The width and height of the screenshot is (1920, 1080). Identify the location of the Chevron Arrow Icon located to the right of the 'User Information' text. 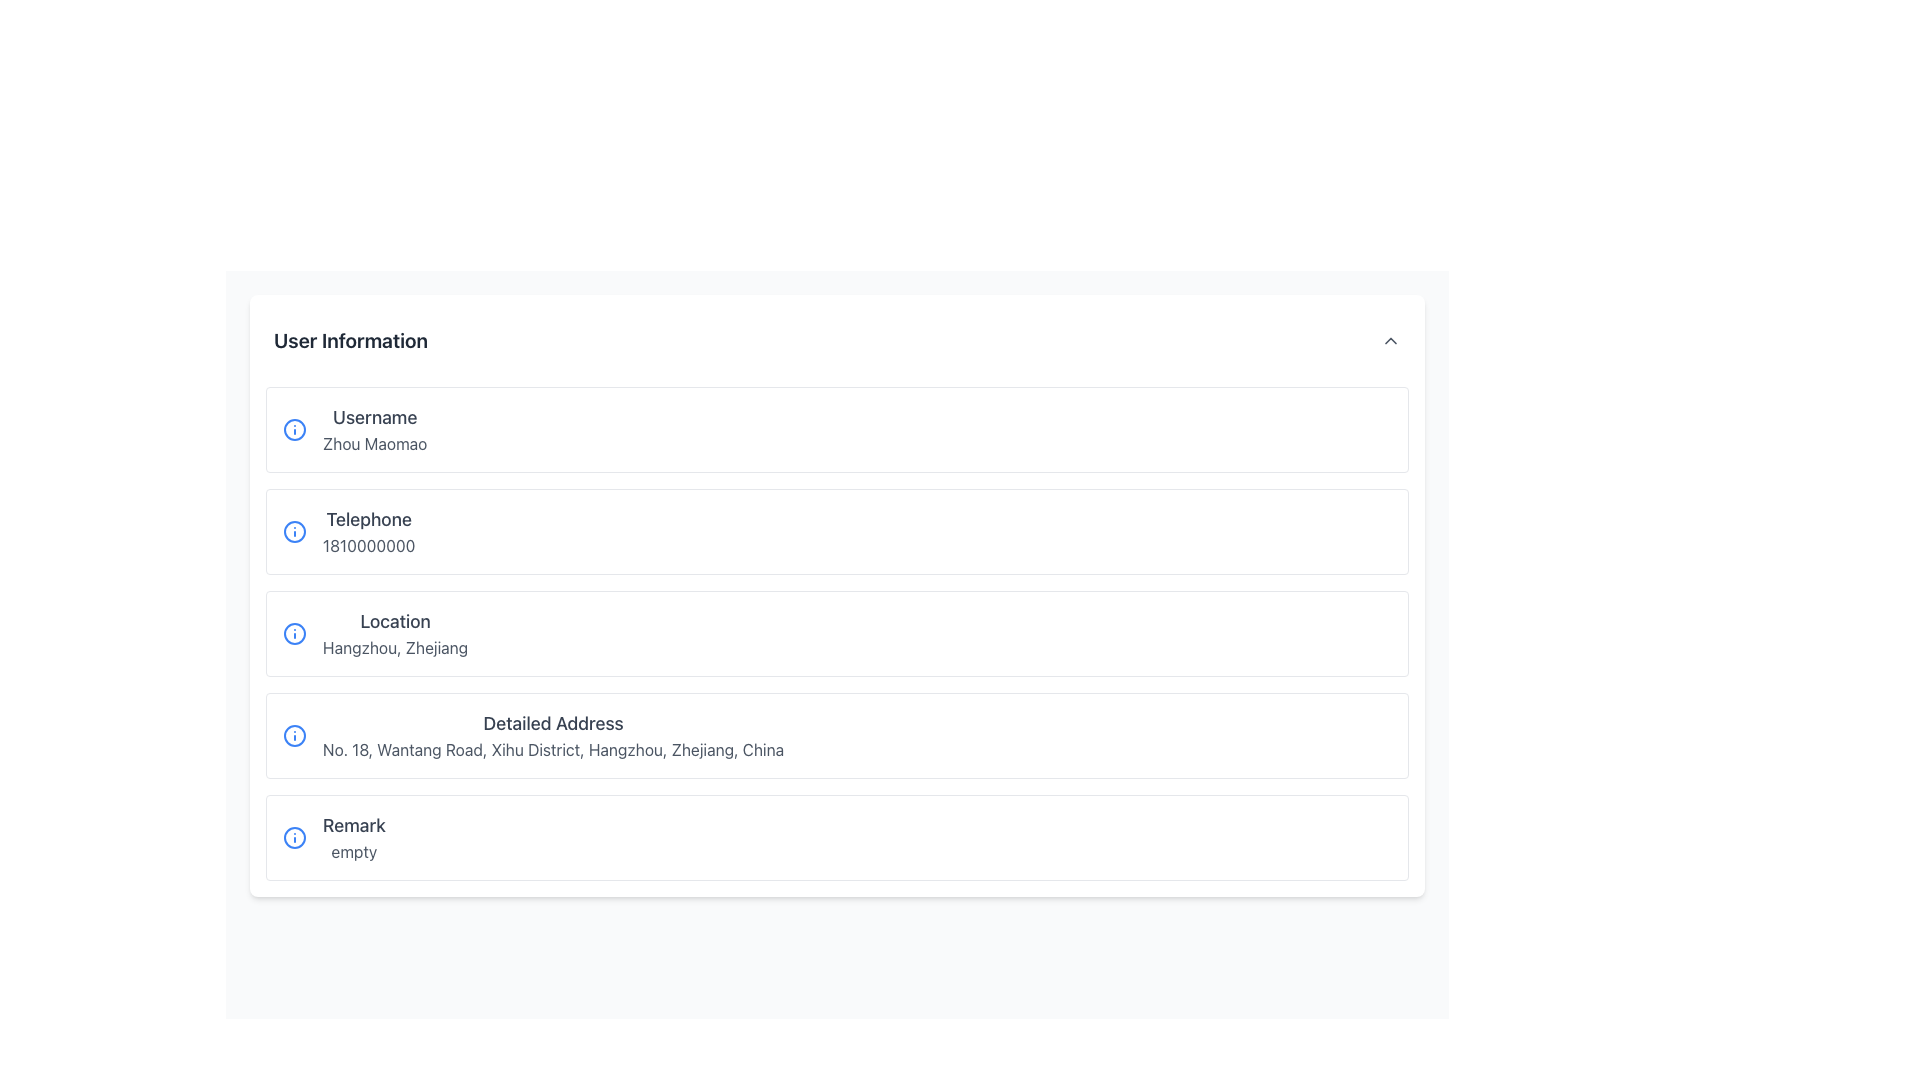
(1390, 339).